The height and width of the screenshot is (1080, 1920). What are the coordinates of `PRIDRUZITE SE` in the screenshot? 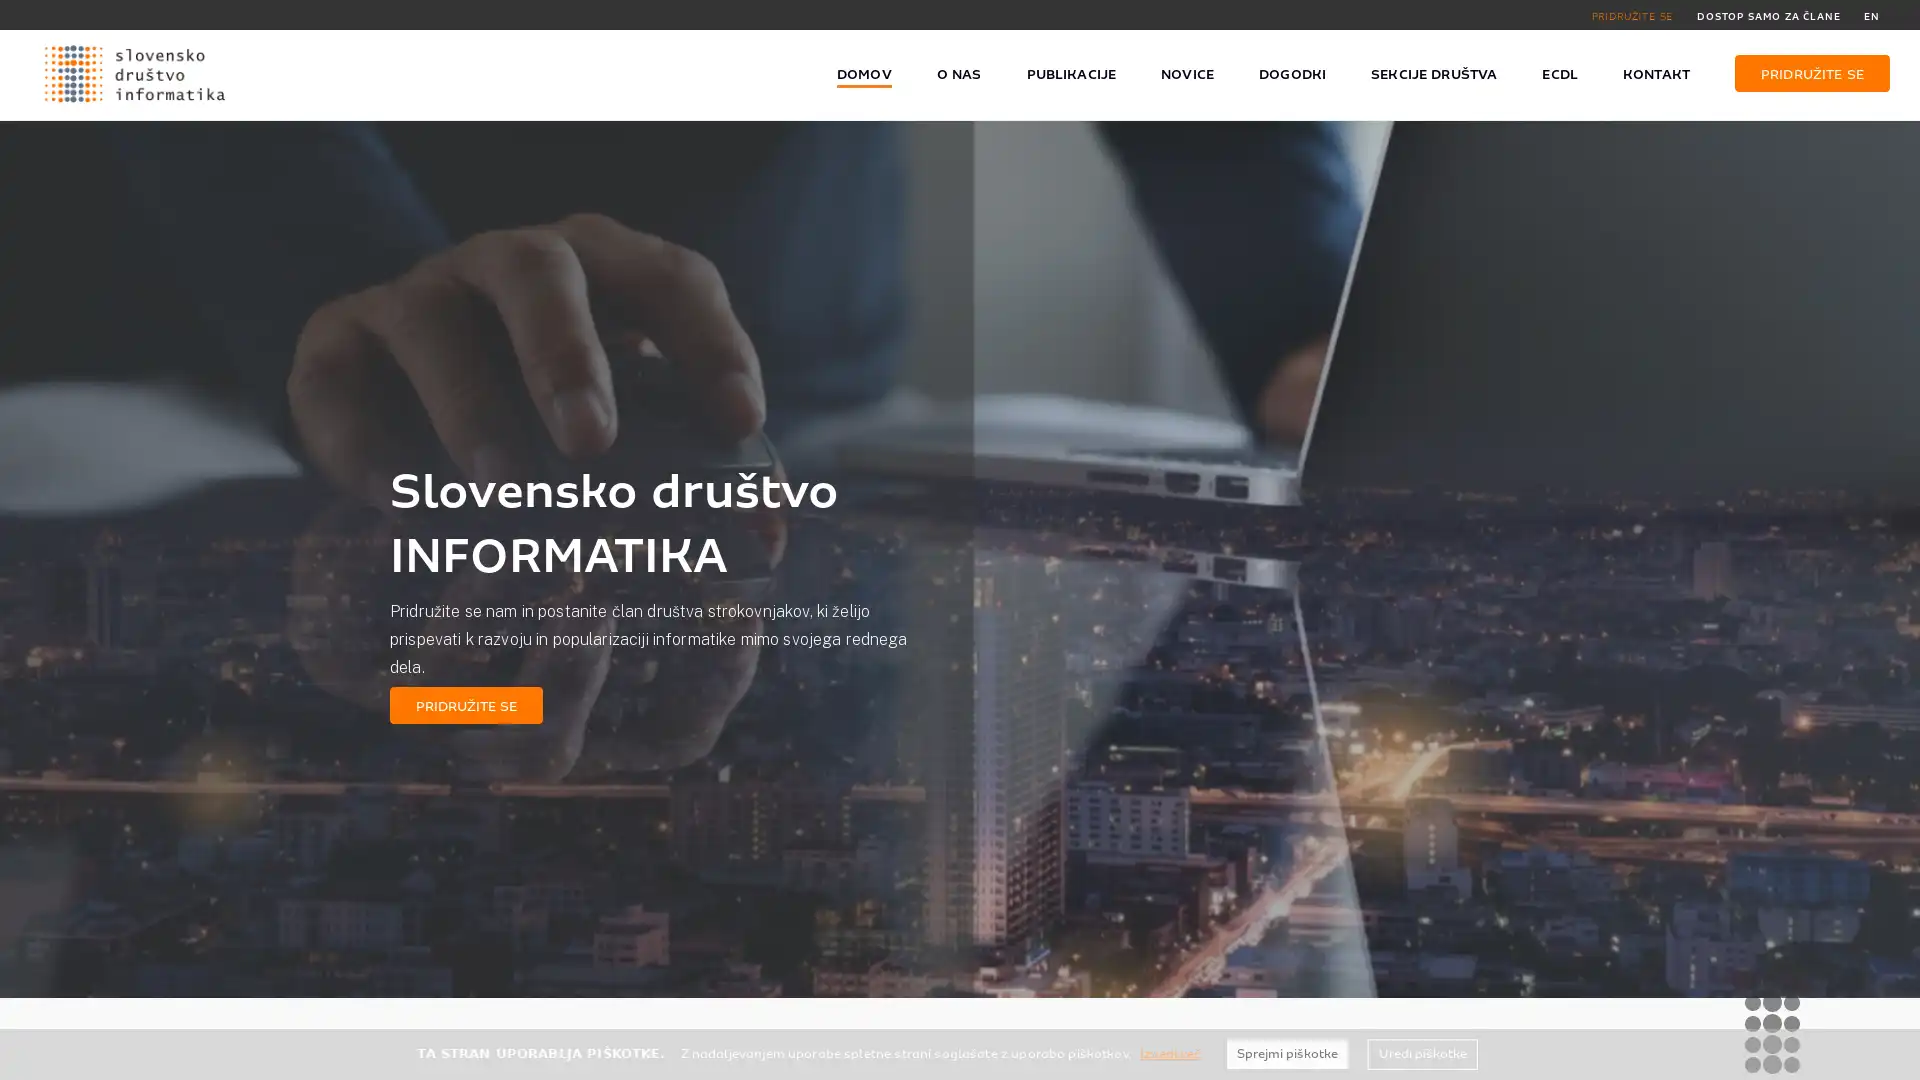 It's located at (465, 704).